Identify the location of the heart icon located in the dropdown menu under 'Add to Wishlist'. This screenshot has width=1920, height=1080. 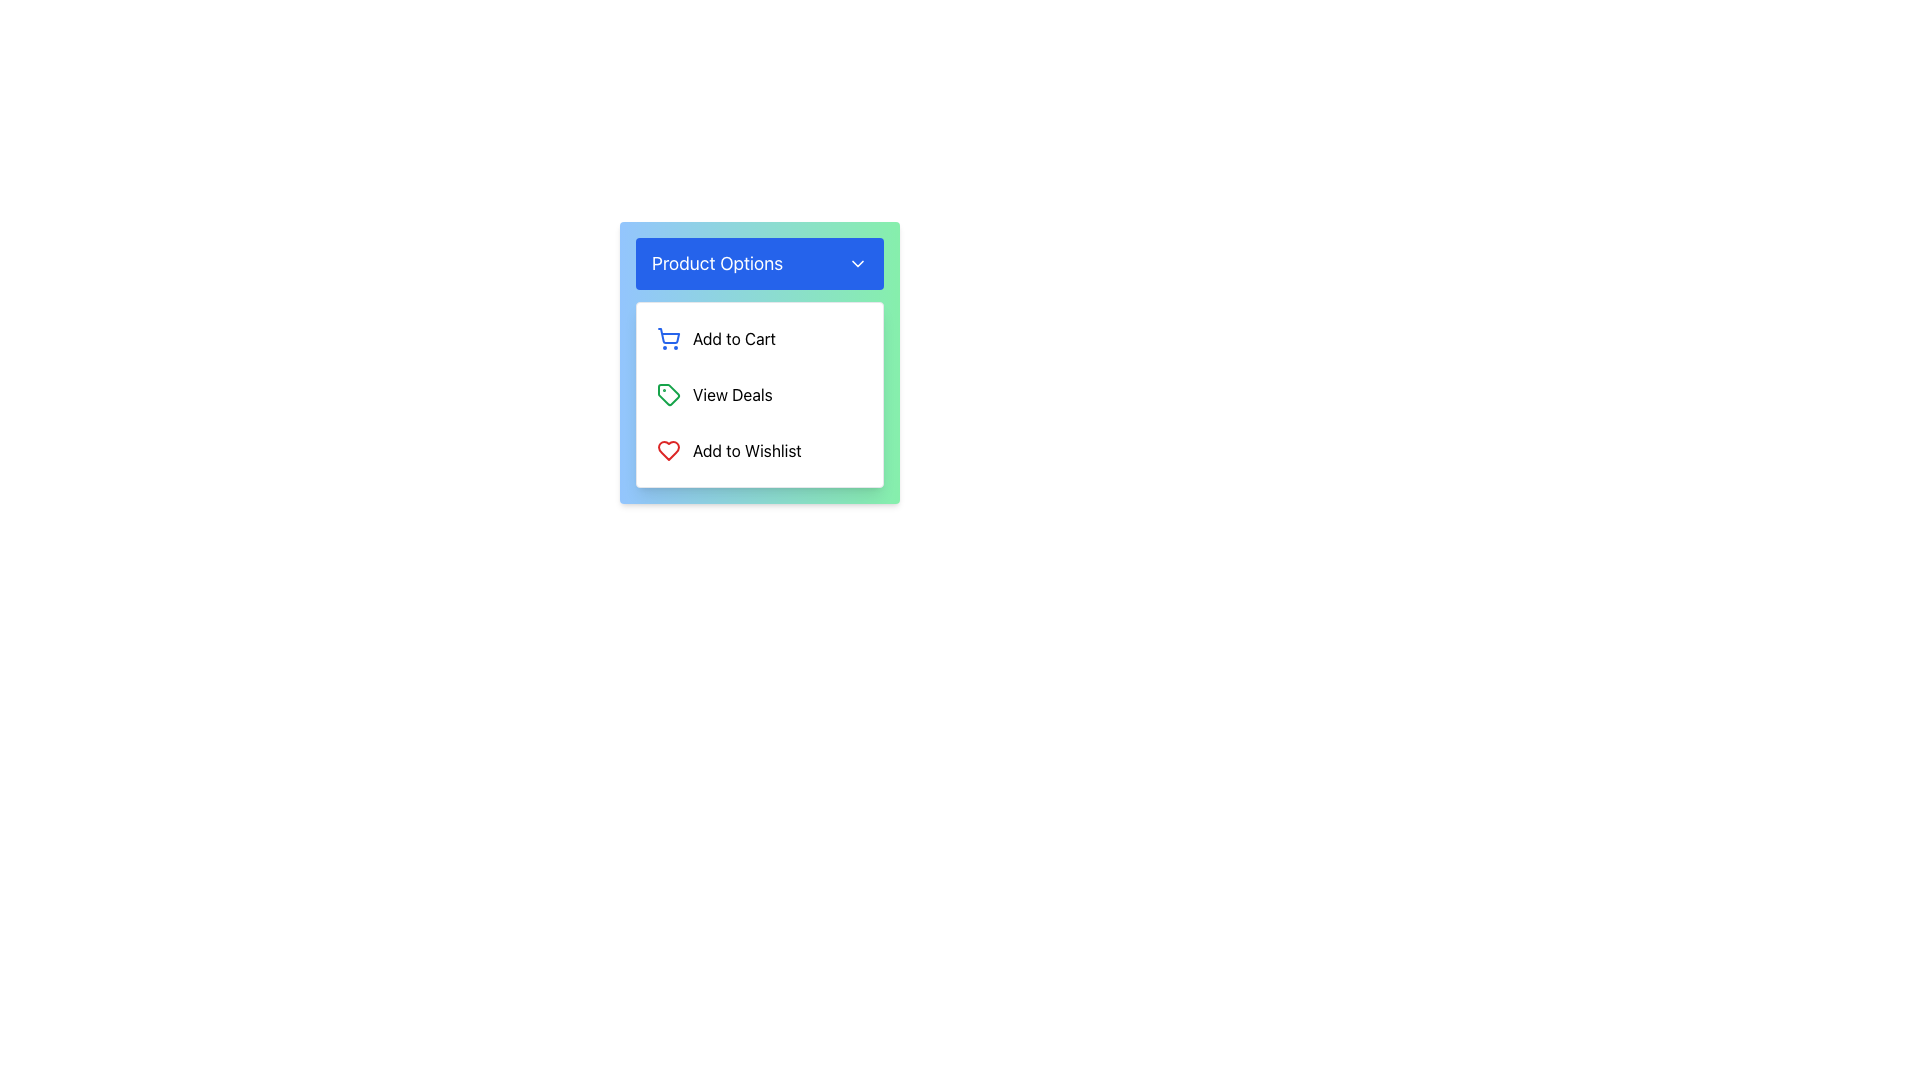
(668, 451).